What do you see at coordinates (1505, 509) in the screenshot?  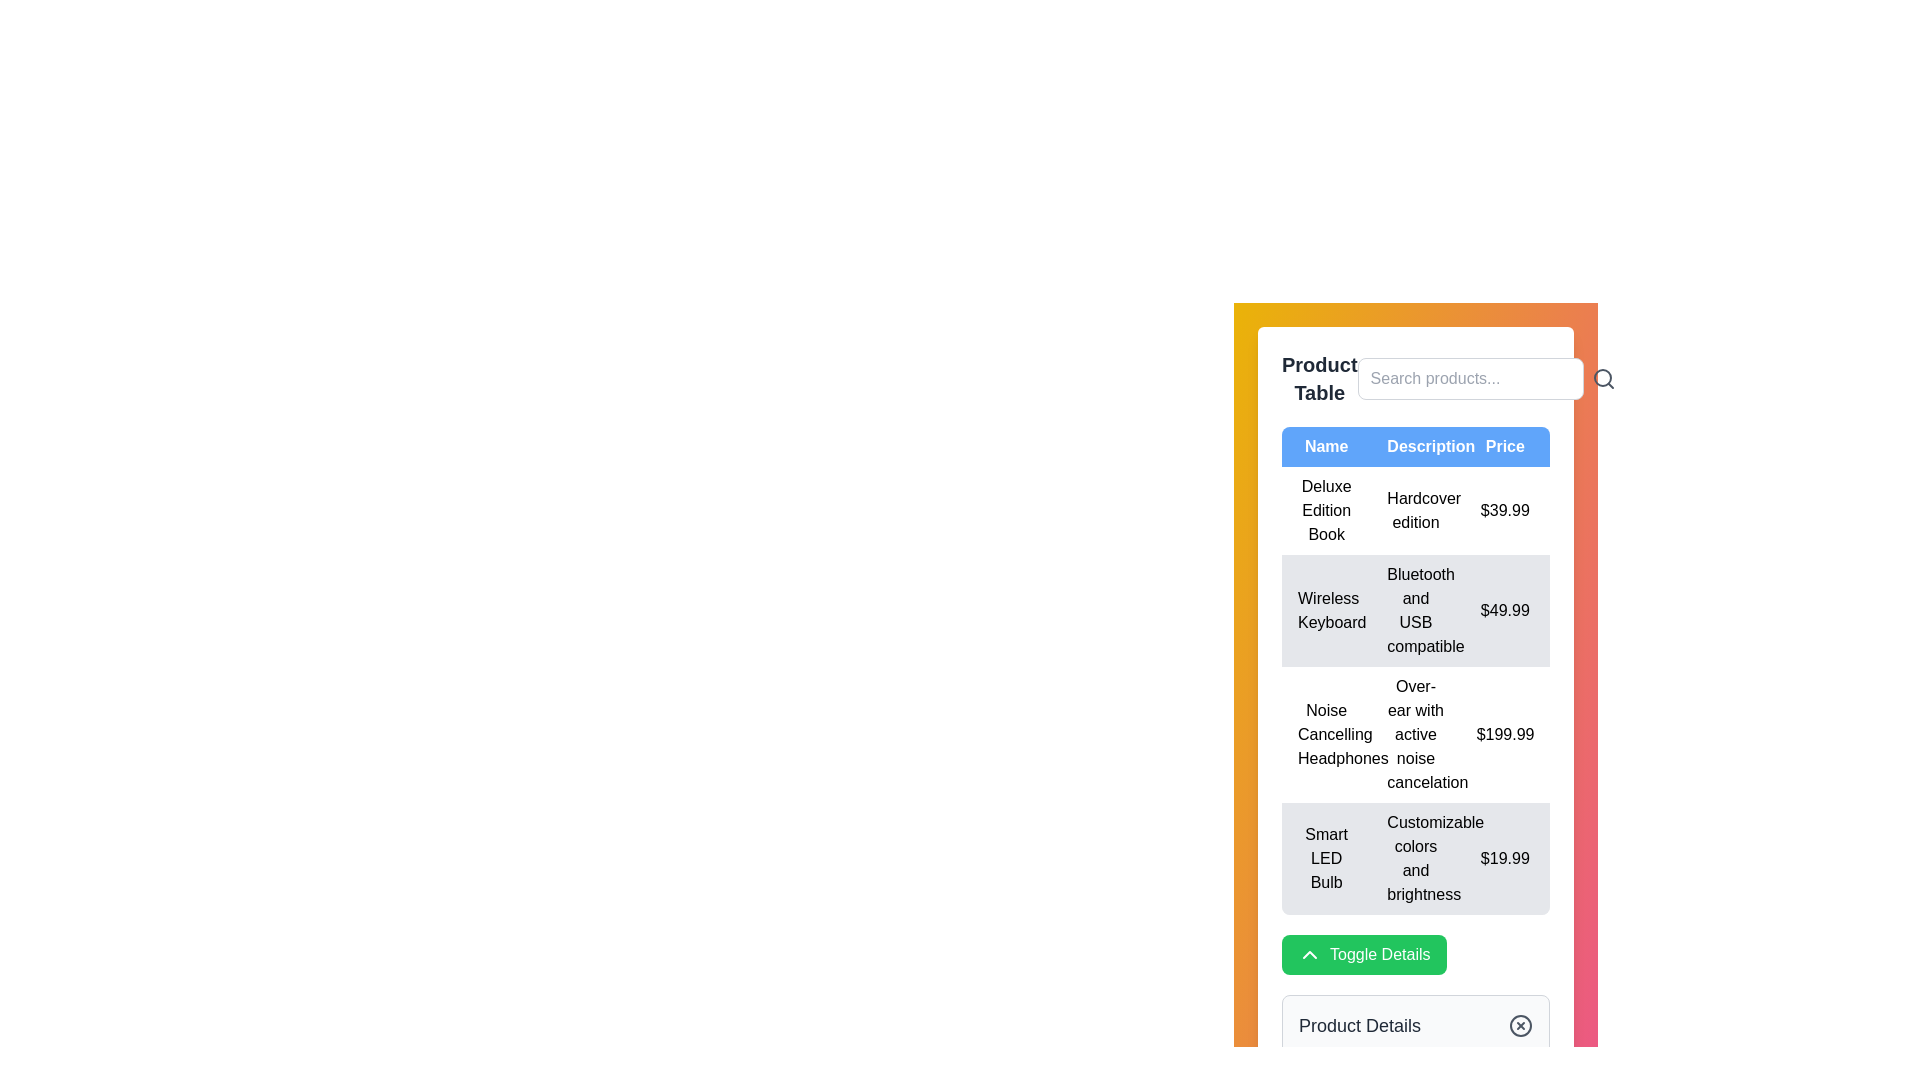 I see `text displaying the price of the 'Deluxe Edition Book' located in the third column of the first row under the 'Price' column` at bounding box center [1505, 509].